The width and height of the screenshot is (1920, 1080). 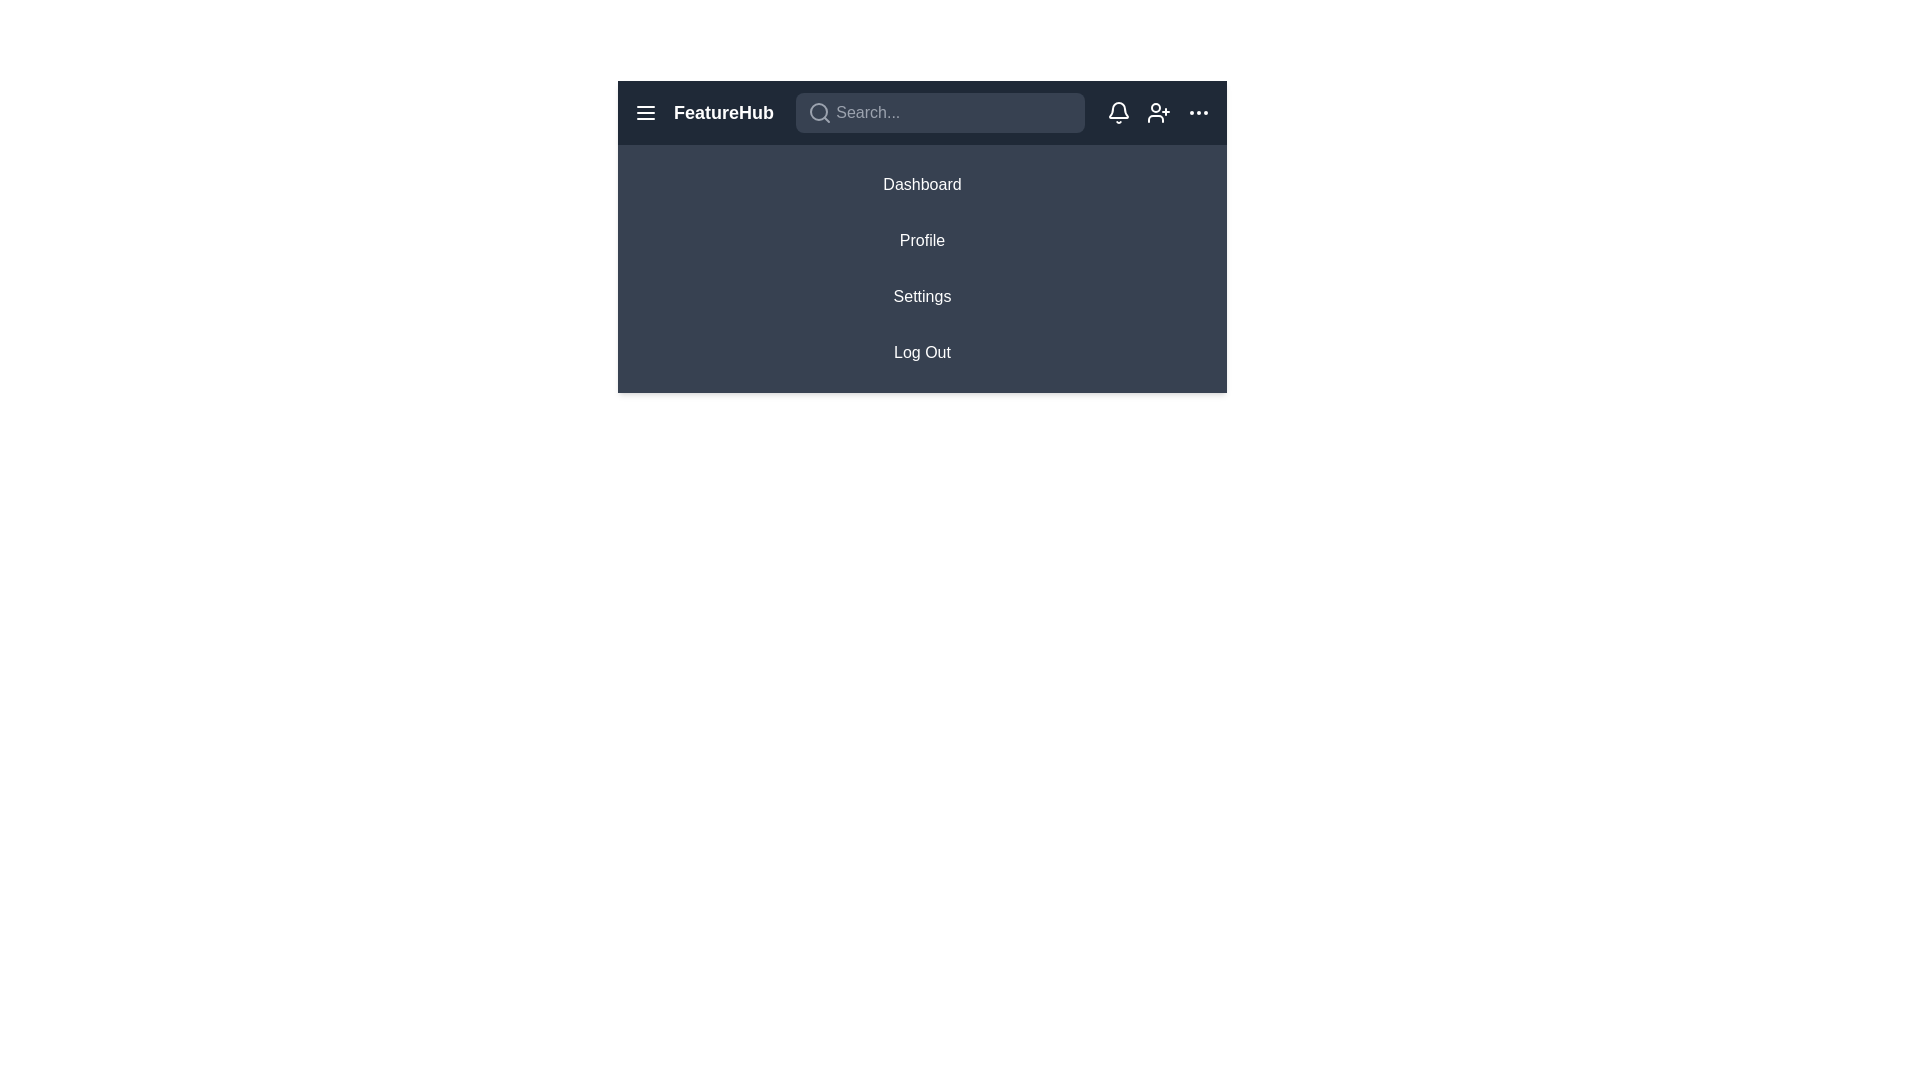 What do you see at coordinates (921, 239) in the screenshot?
I see `the 'Profile' button, which is the second button in a vertical list of four buttons (Dashboard, Profile, Settings, Log Out), to receive visual feedback` at bounding box center [921, 239].